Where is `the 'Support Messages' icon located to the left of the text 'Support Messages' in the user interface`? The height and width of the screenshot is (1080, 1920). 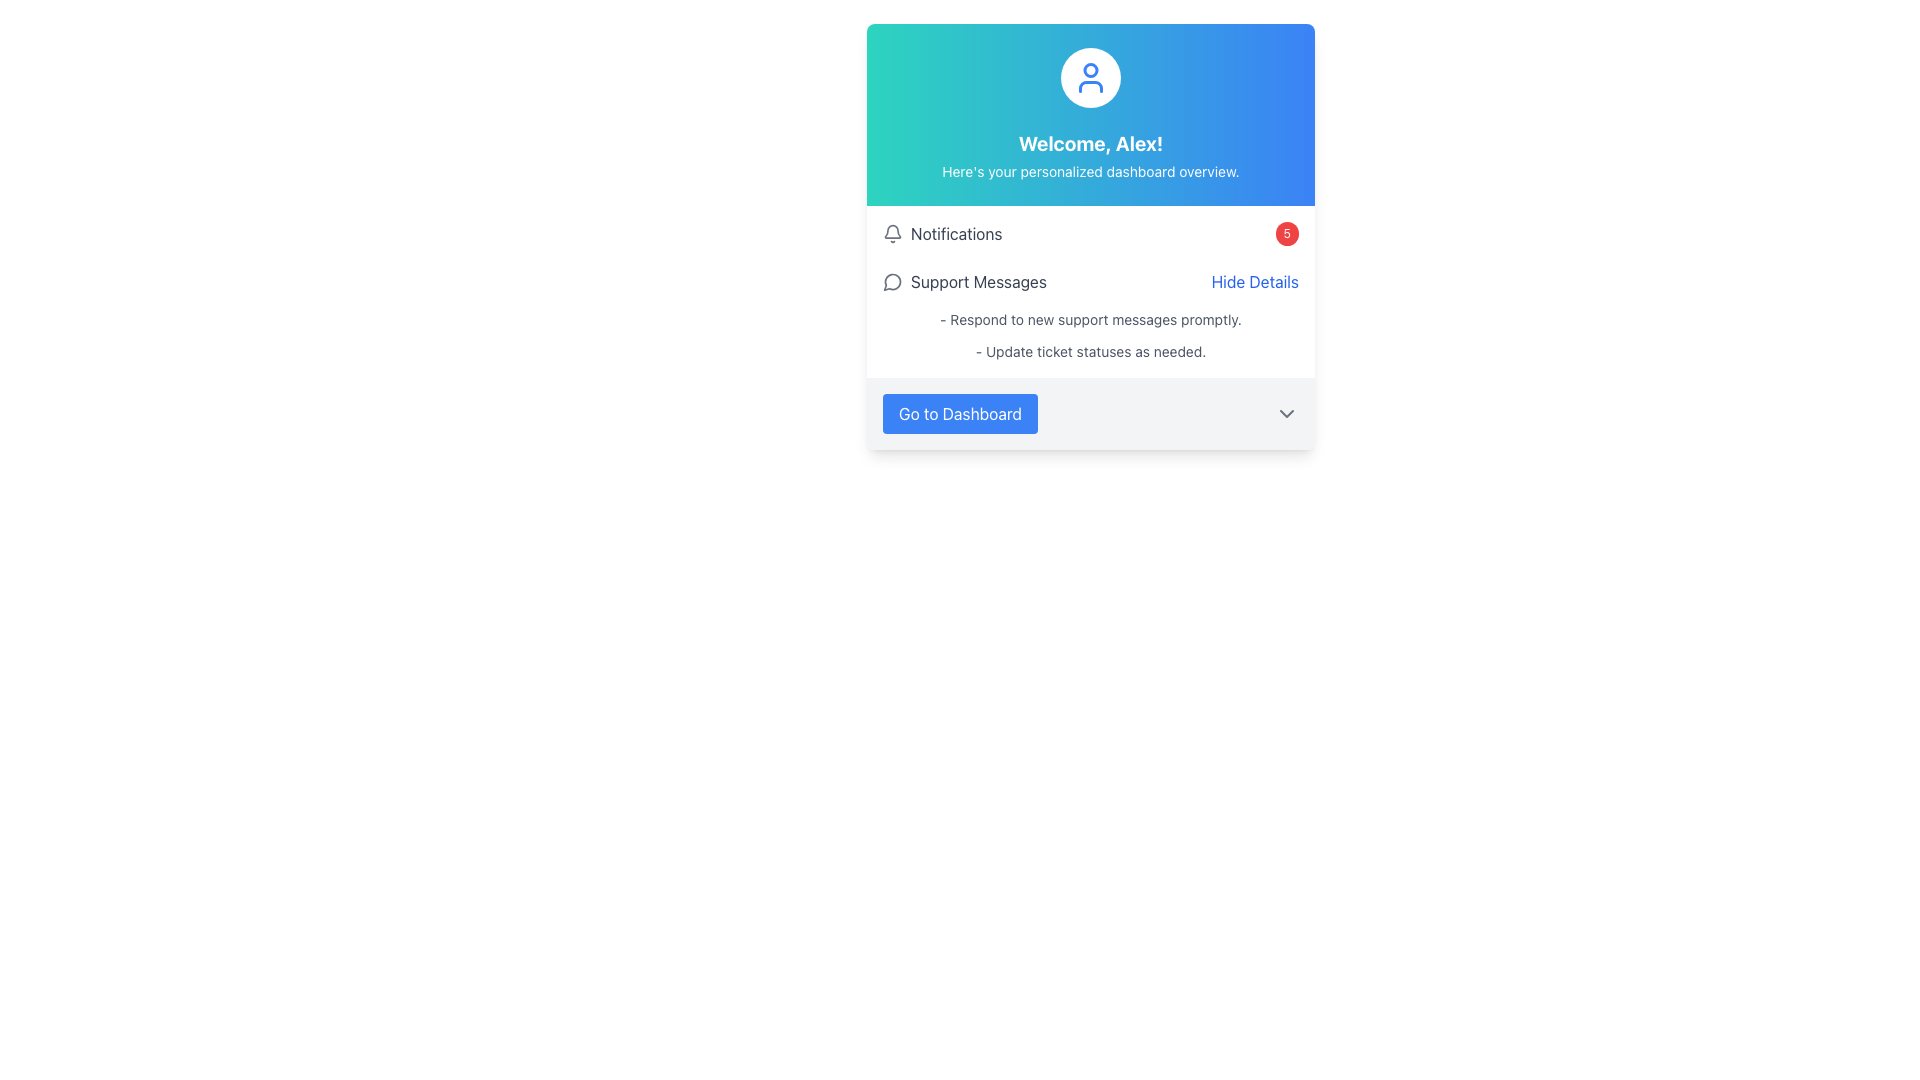 the 'Support Messages' icon located to the left of the text 'Support Messages' in the user interface is located at coordinates (891, 281).